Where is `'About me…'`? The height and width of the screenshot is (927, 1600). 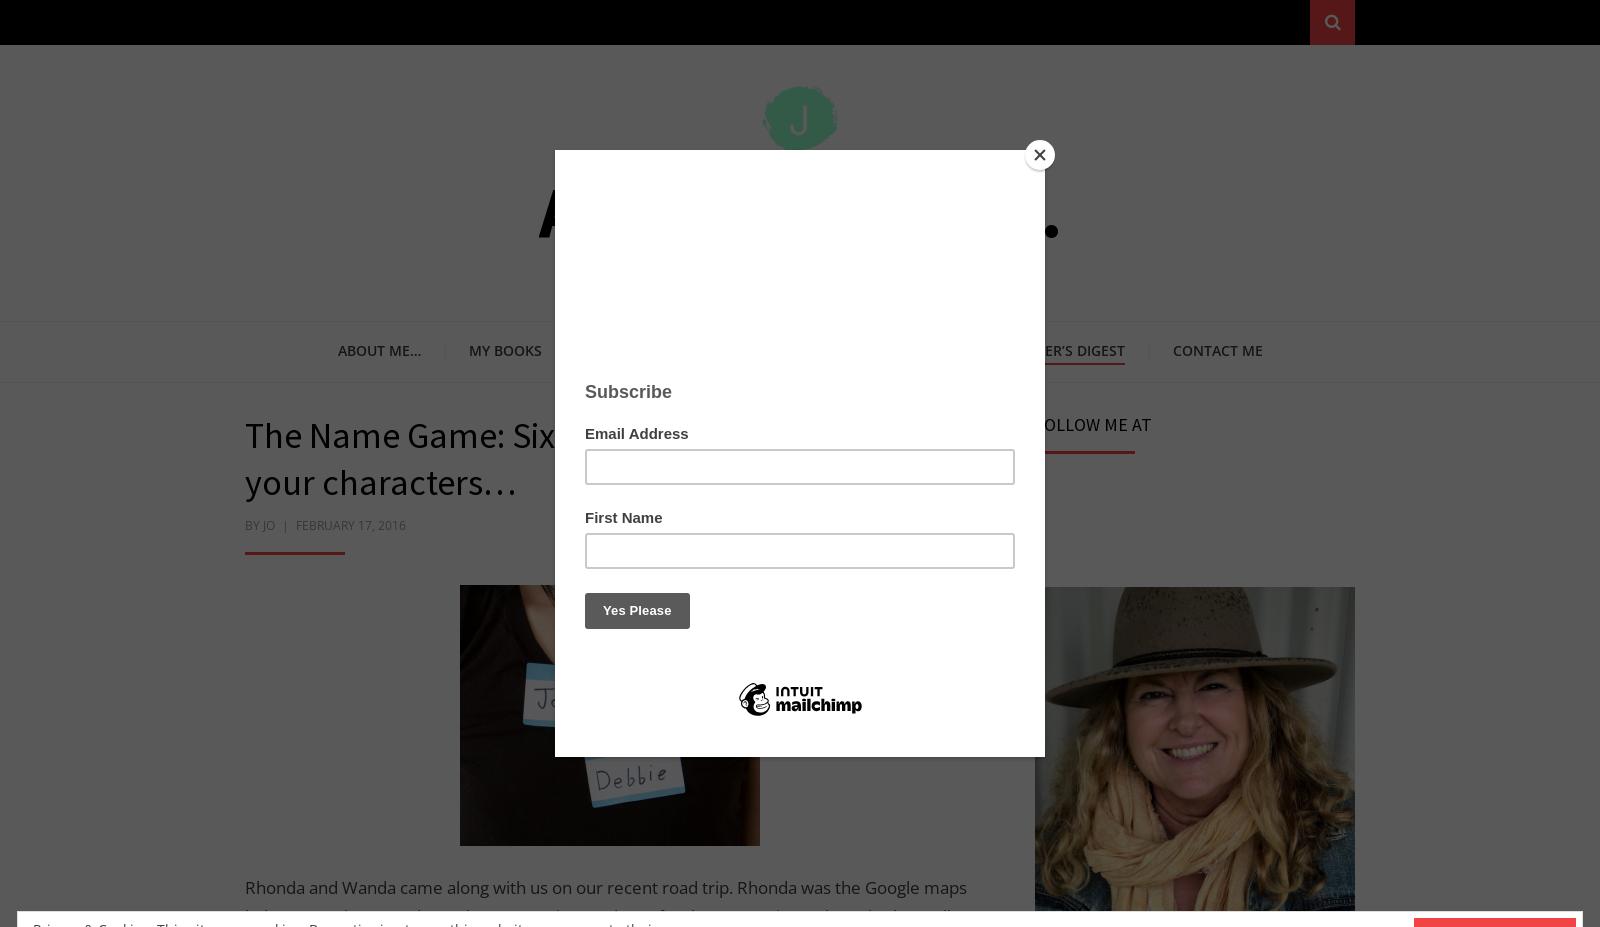
'About me…' is located at coordinates (378, 348).